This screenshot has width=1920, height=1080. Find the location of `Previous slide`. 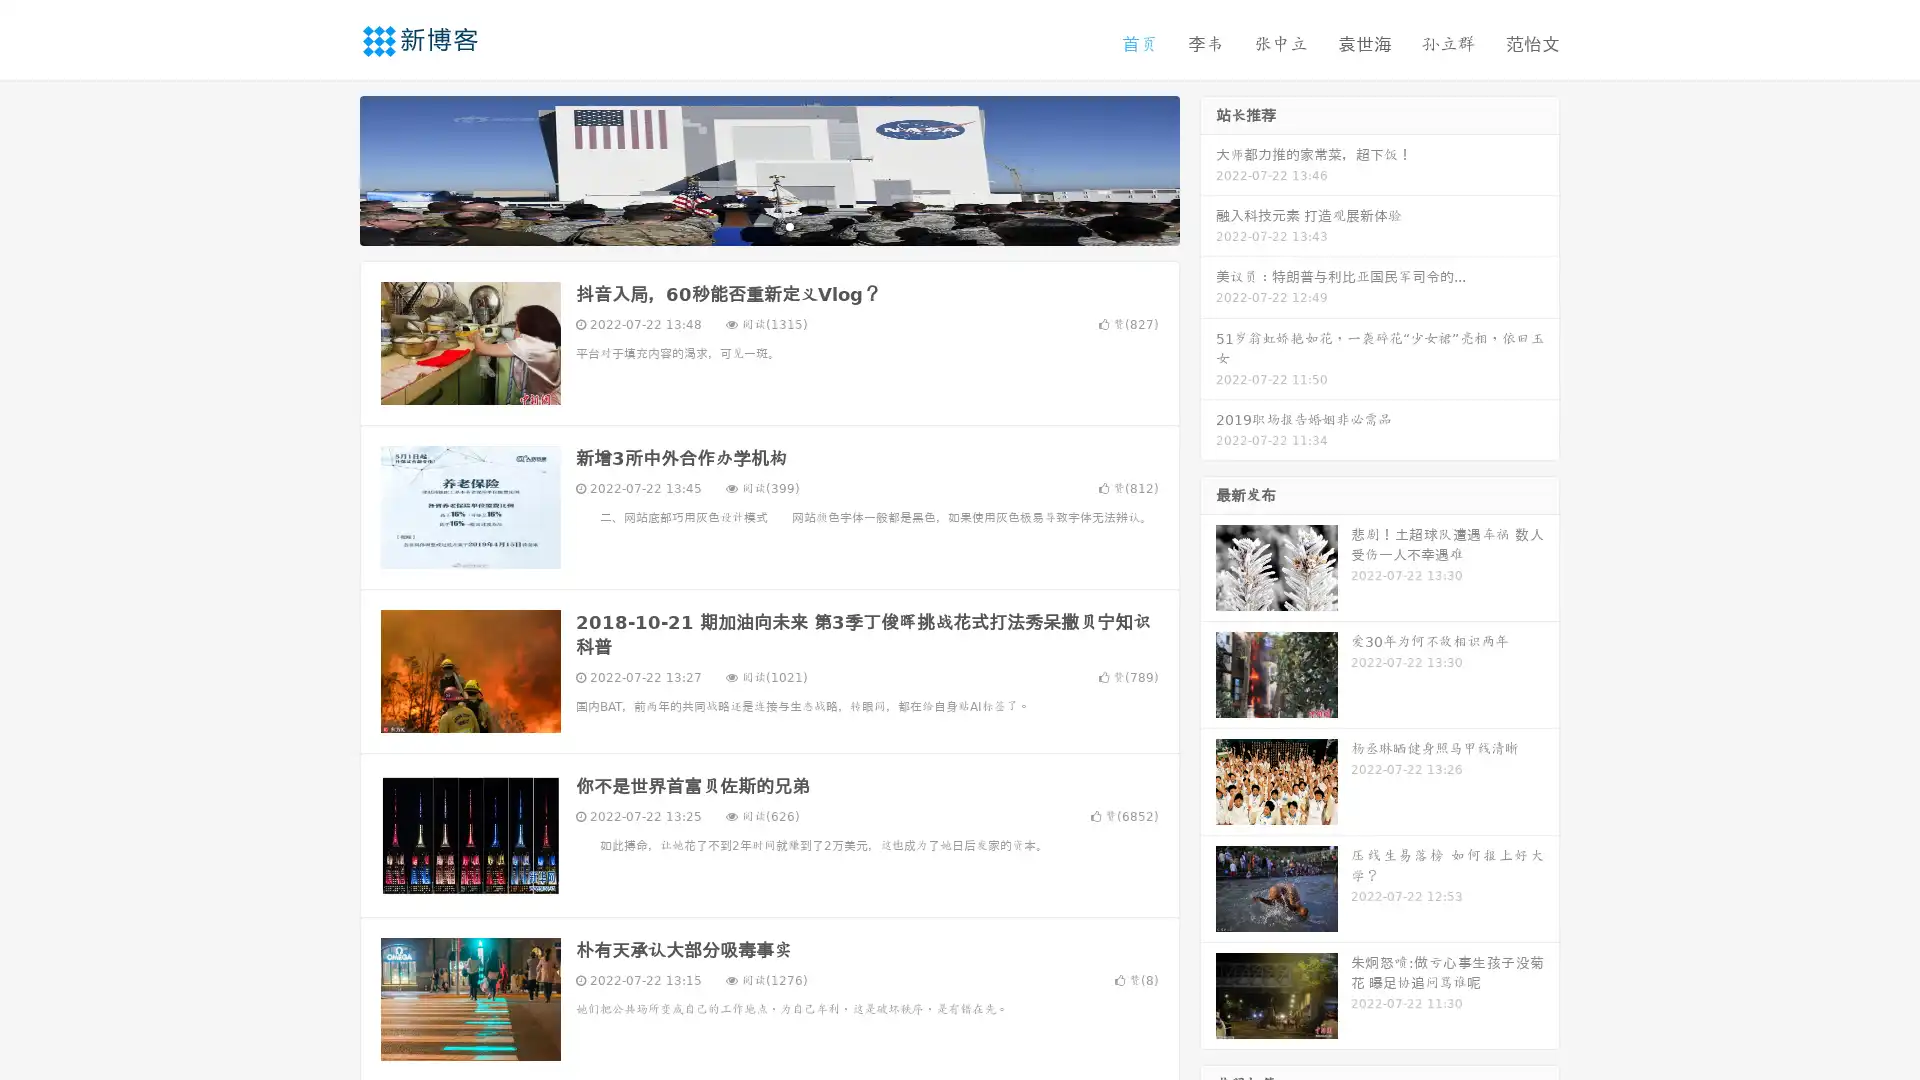

Previous slide is located at coordinates (330, 168).